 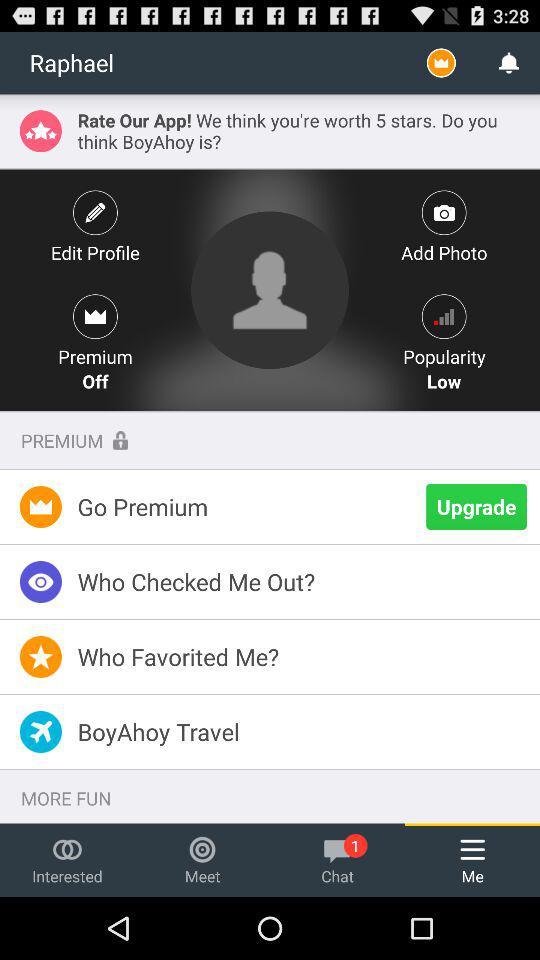 I want to click on edit profile picture, so click(x=270, y=289).